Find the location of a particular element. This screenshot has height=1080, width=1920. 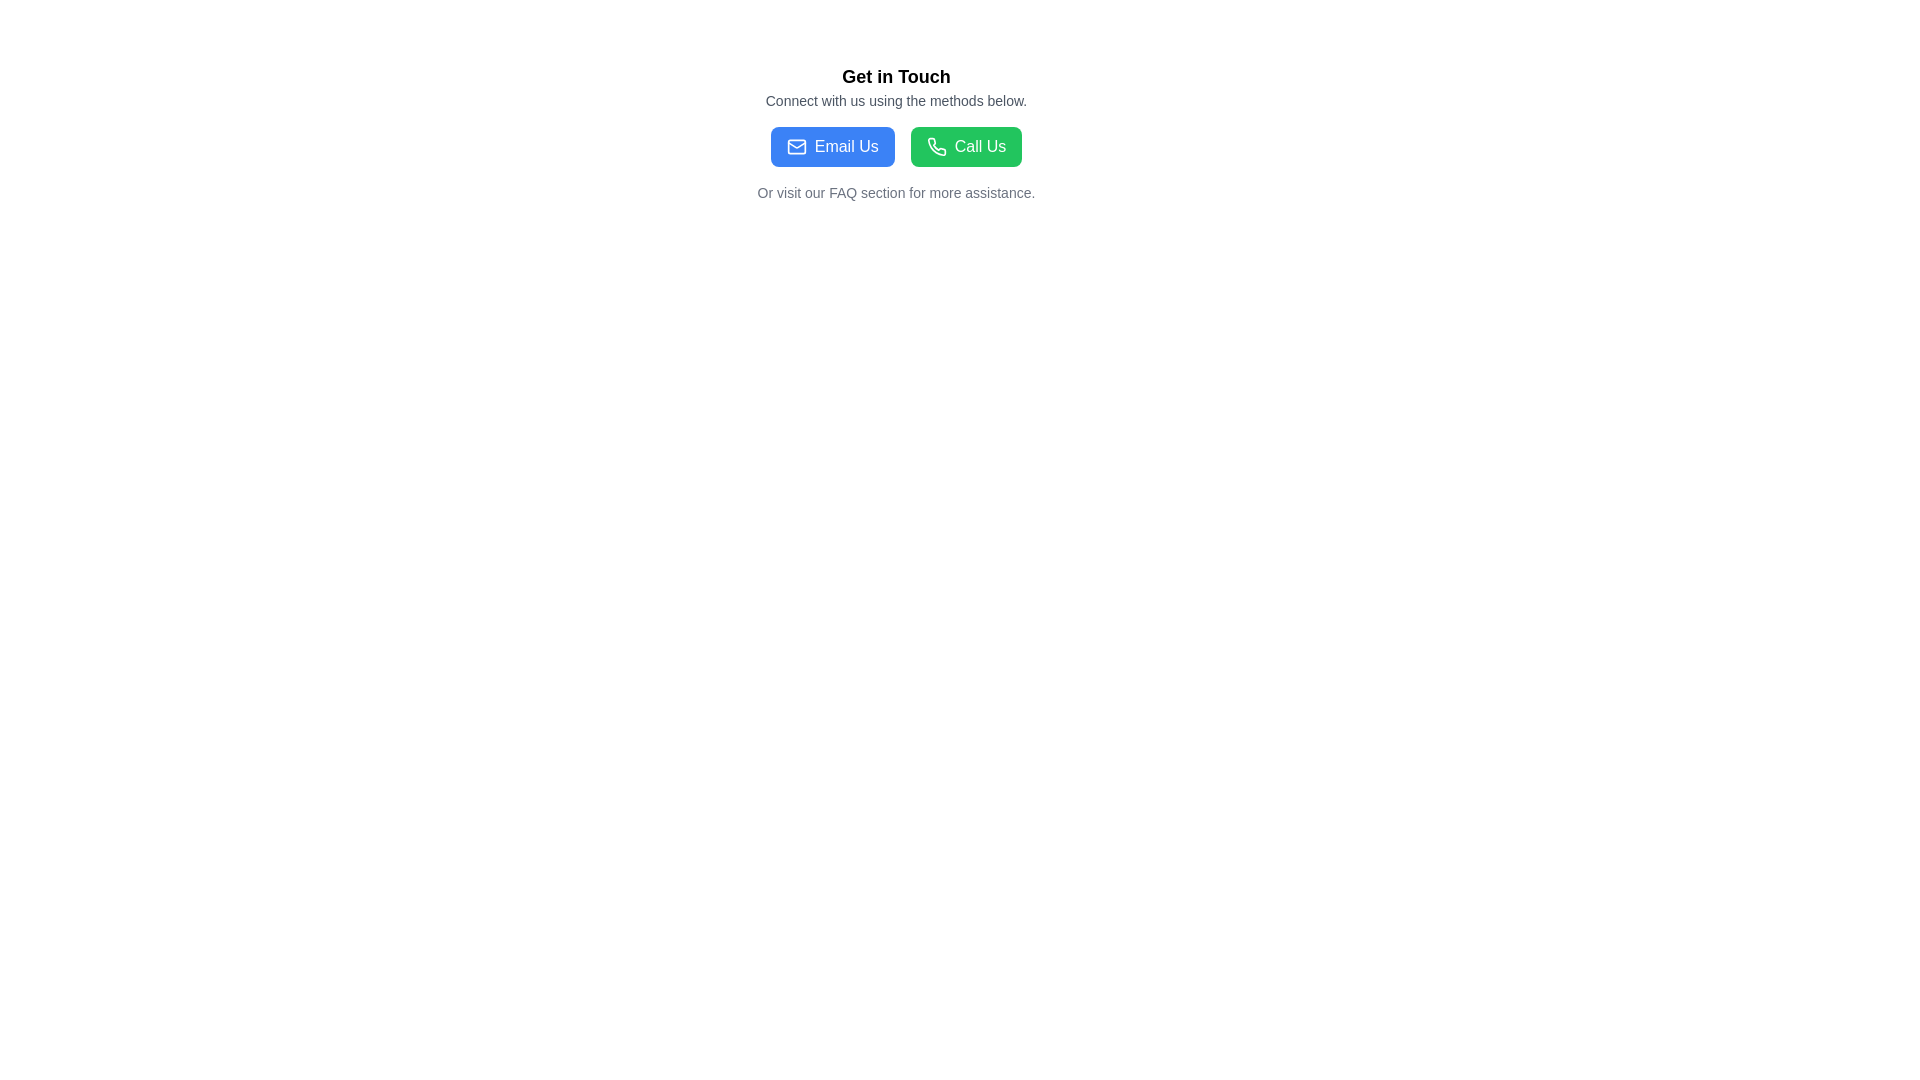

the phone icon within the green 'Call Us' button, which indicates a call function is located at coordinates (935, 145).